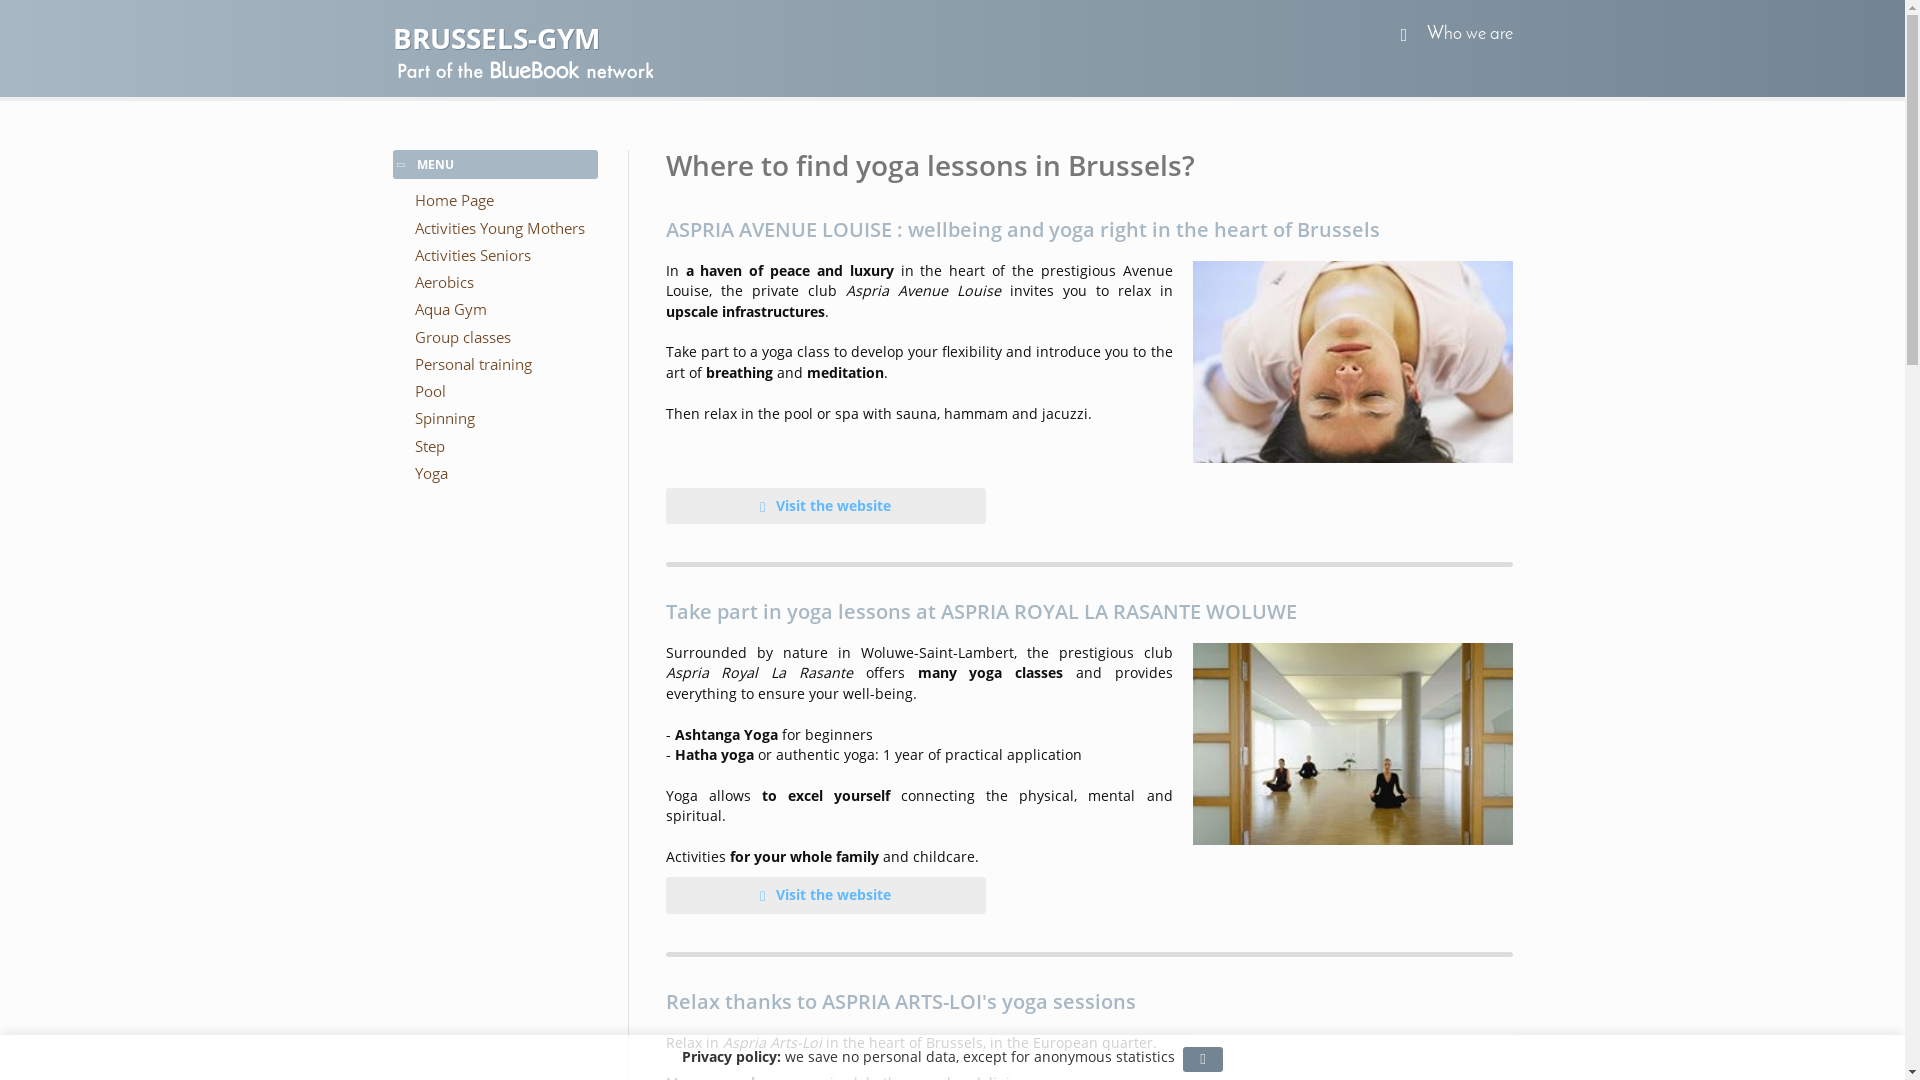 The width and height of the screenshot is (1920, 1080). Describe the element at coordinates (666, 893) in the screenshot. I see `'Visit the website'` at that location.